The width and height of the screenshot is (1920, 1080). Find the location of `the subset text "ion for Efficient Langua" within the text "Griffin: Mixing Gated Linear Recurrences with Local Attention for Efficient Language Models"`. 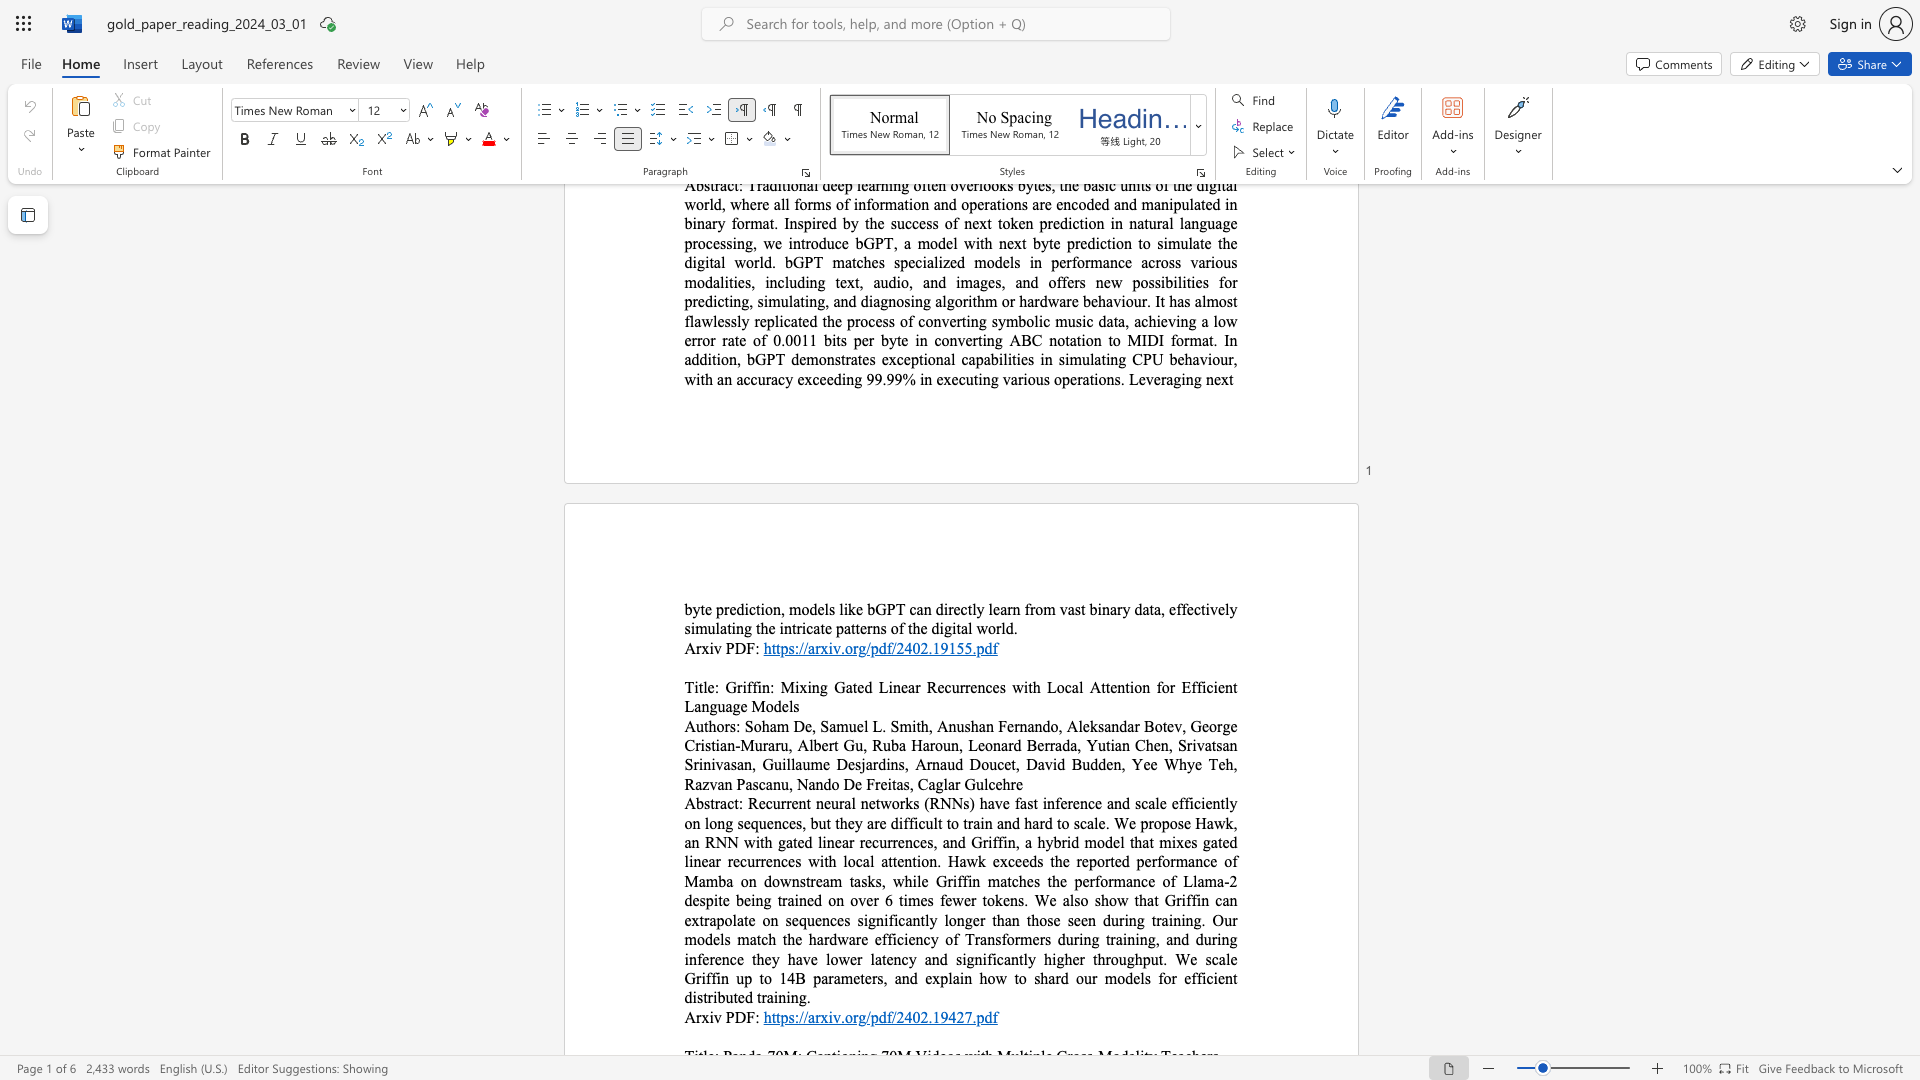

the subset text "ion for Efficient Langua" within the text "Griffin: Mixing Gated Linear Recurrences with Local Attention for Efficient Language Models" is located at coordinates (1129, 686).